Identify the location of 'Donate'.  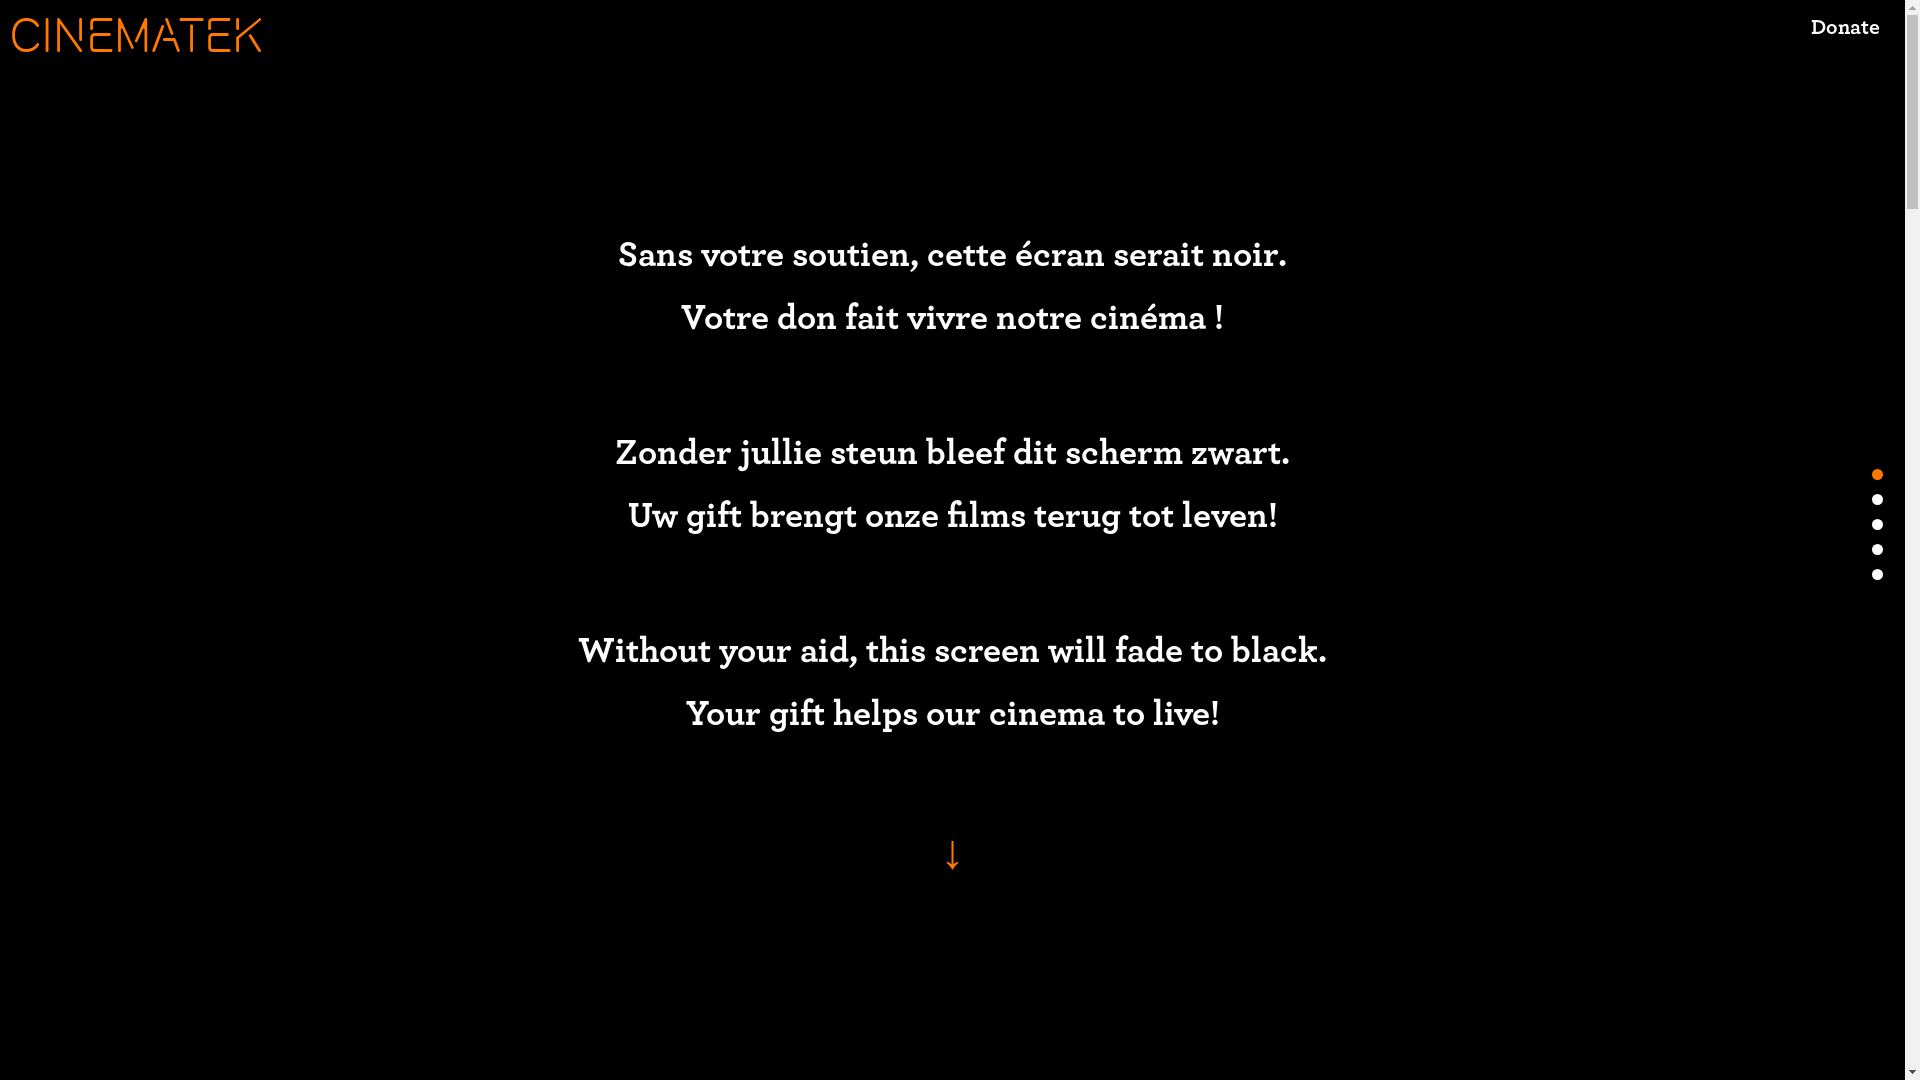
(1844, 42).